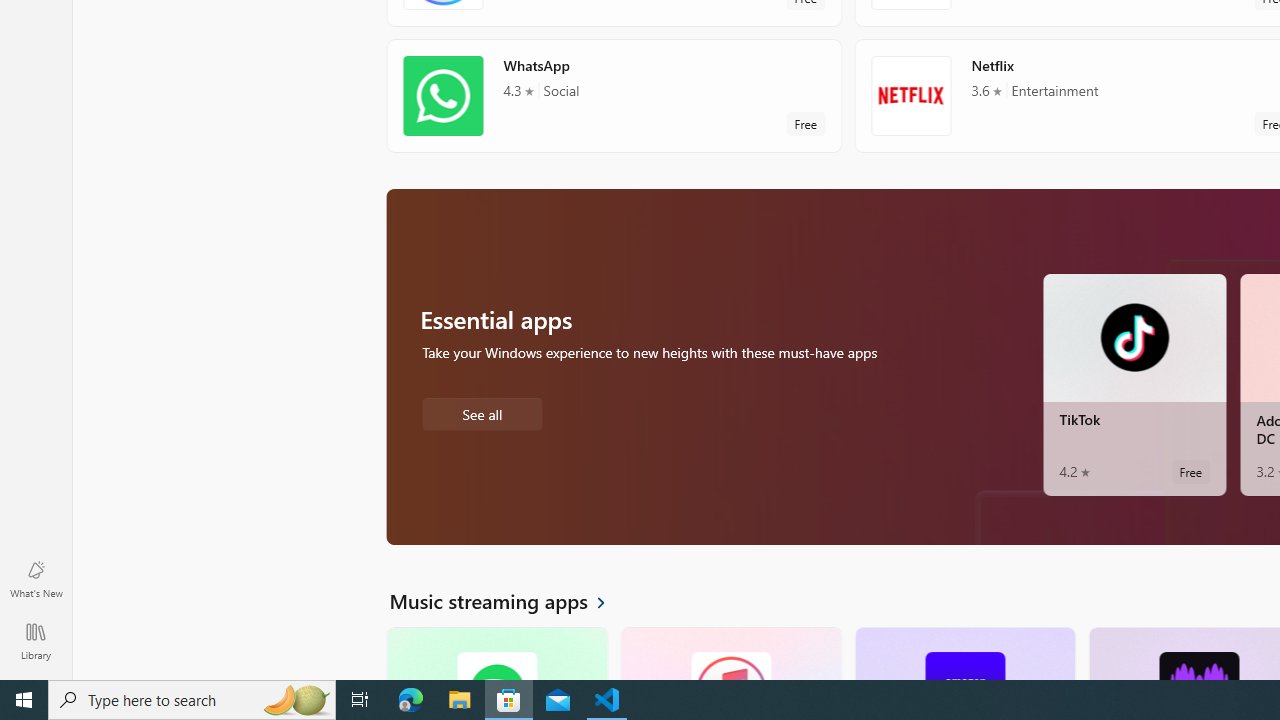 The image size is (1280, 720). I want to click on 'Library', so click(35, 640).